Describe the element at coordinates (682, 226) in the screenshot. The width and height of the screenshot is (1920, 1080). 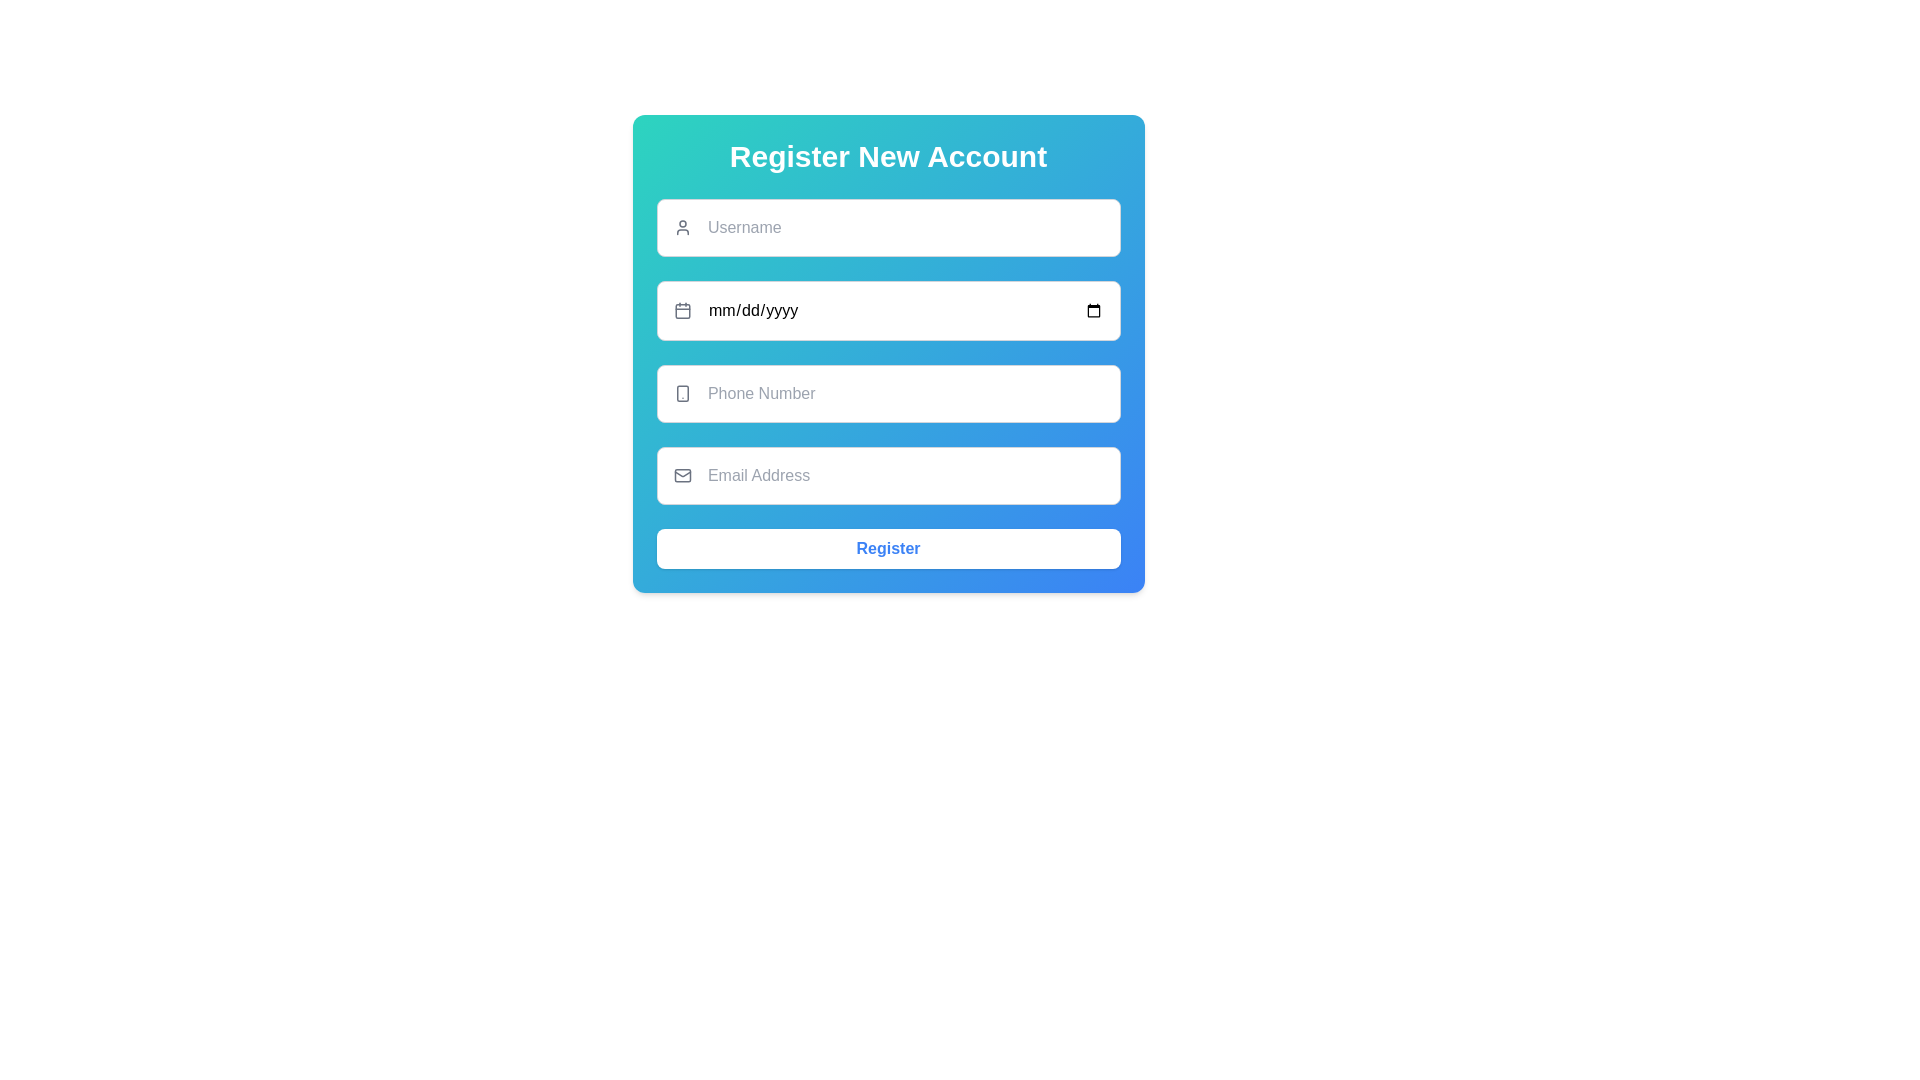
I see `the user profile silhouette icon, which is a gray, line-based illustration located to the left of the 'Username' input field` at that location.